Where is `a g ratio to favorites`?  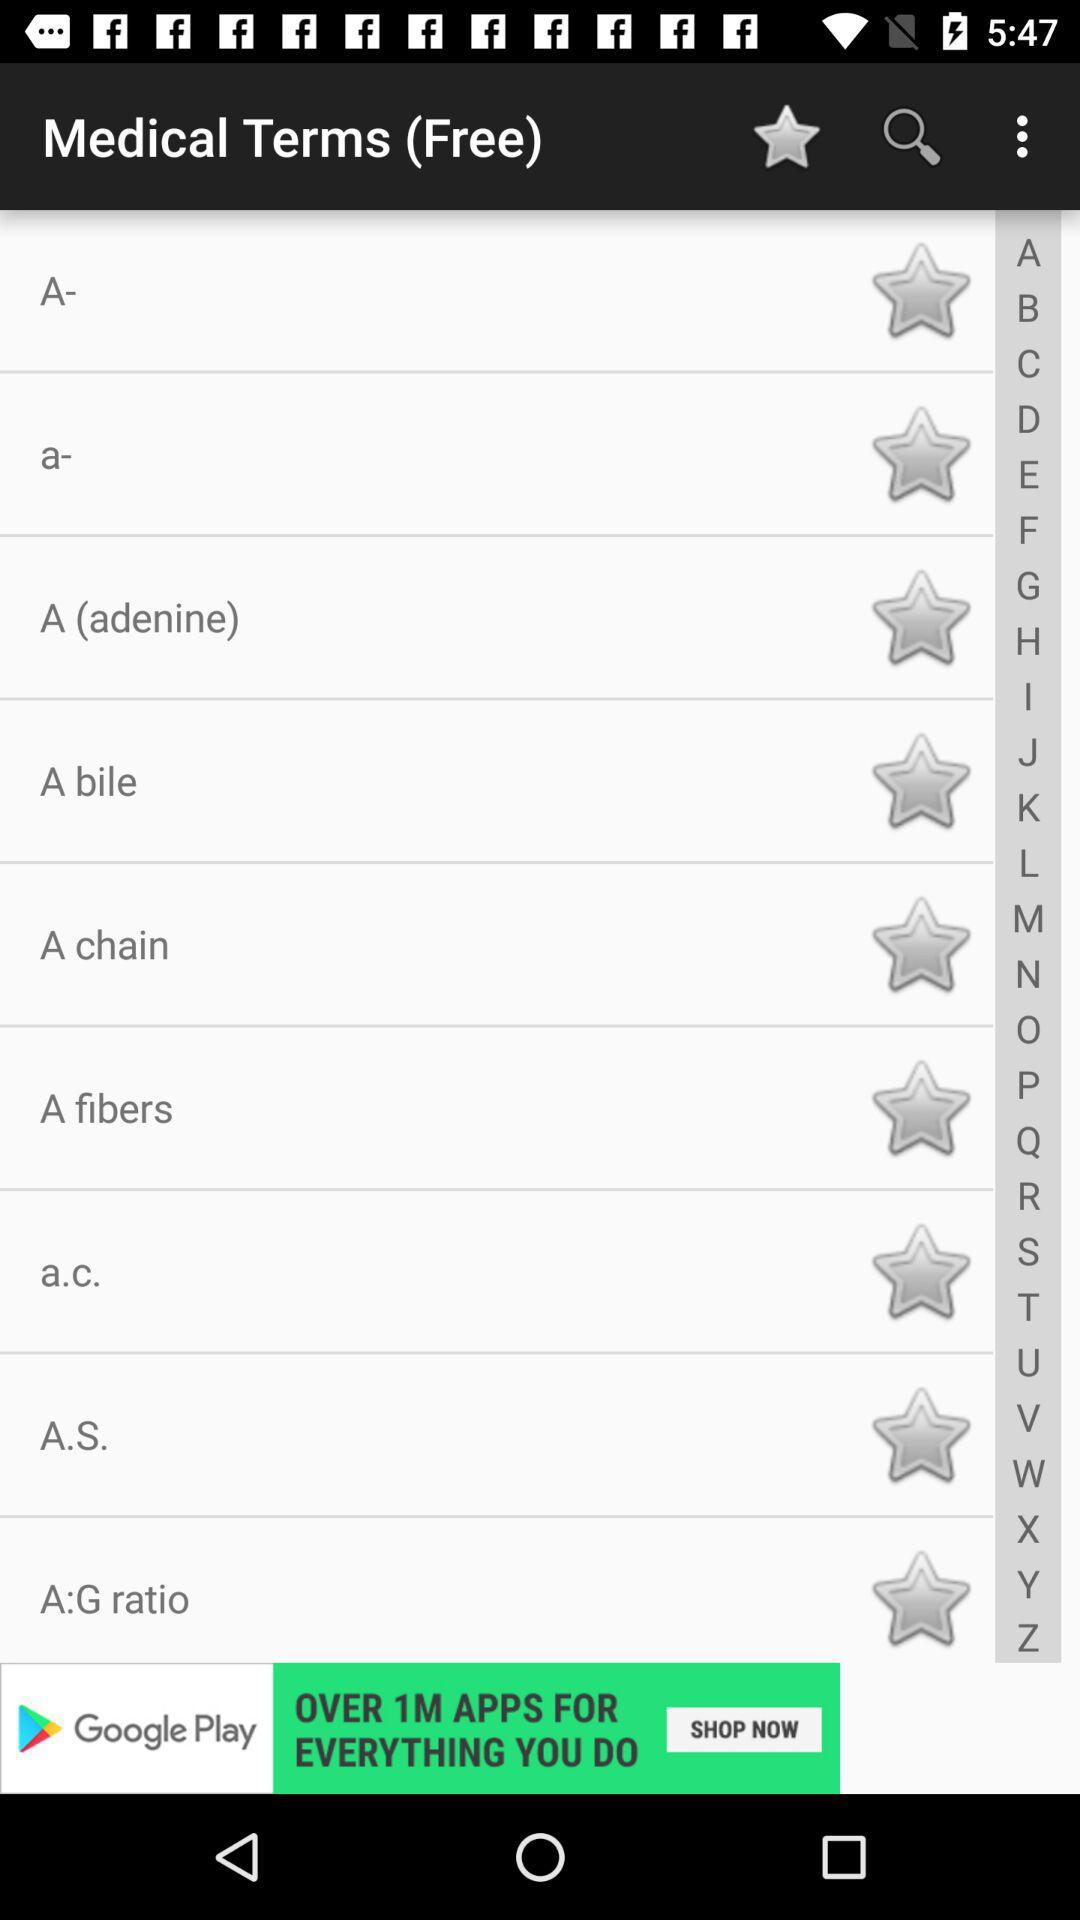 a g ratio to favorites is located at coordinates (920, 1597).